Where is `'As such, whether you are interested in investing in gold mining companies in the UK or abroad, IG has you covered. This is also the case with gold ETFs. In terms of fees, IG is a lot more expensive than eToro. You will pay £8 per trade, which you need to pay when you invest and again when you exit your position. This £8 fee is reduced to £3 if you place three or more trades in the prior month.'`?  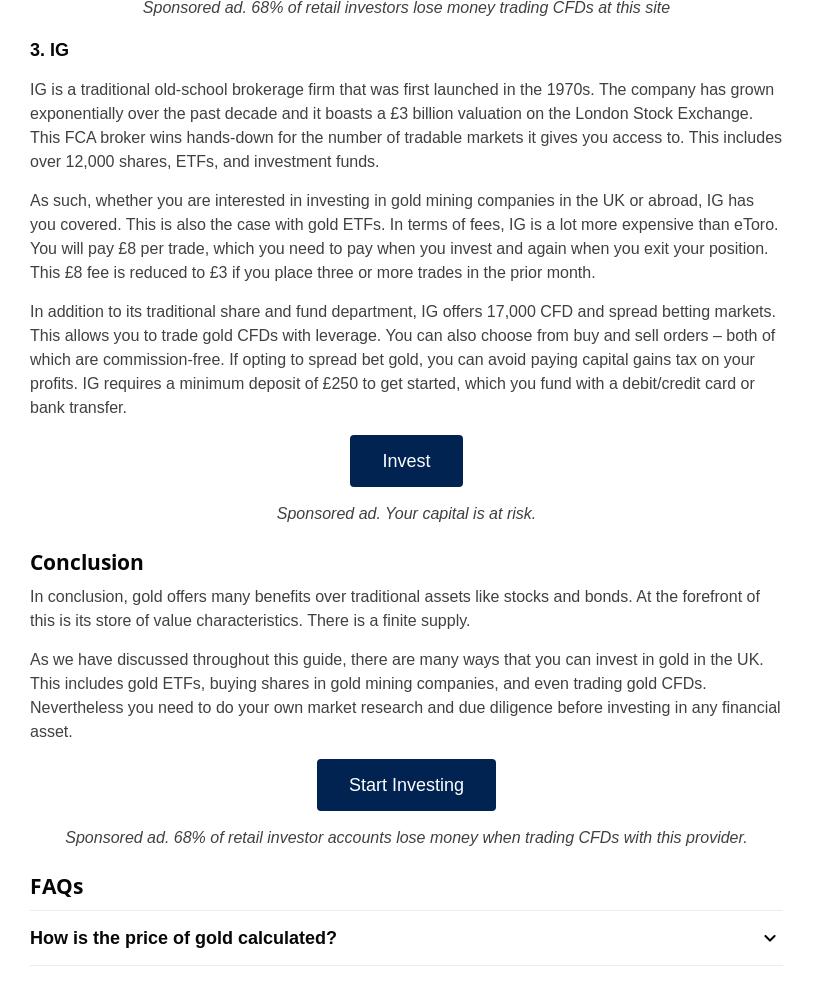
'As such, whether you are interested in investing in gold mining companies in the UK or abroad, IG has you covered. This is also the case with gold ETFs. In terms of fees, IG is a lot more expensive than eToro. You will pay £8 per trade, which you need to pay when you invest and again when you exit your position. This £8 fee is reduced to £3 if you place three or more trades in the prior month.' is located at coordinates (402, 235).